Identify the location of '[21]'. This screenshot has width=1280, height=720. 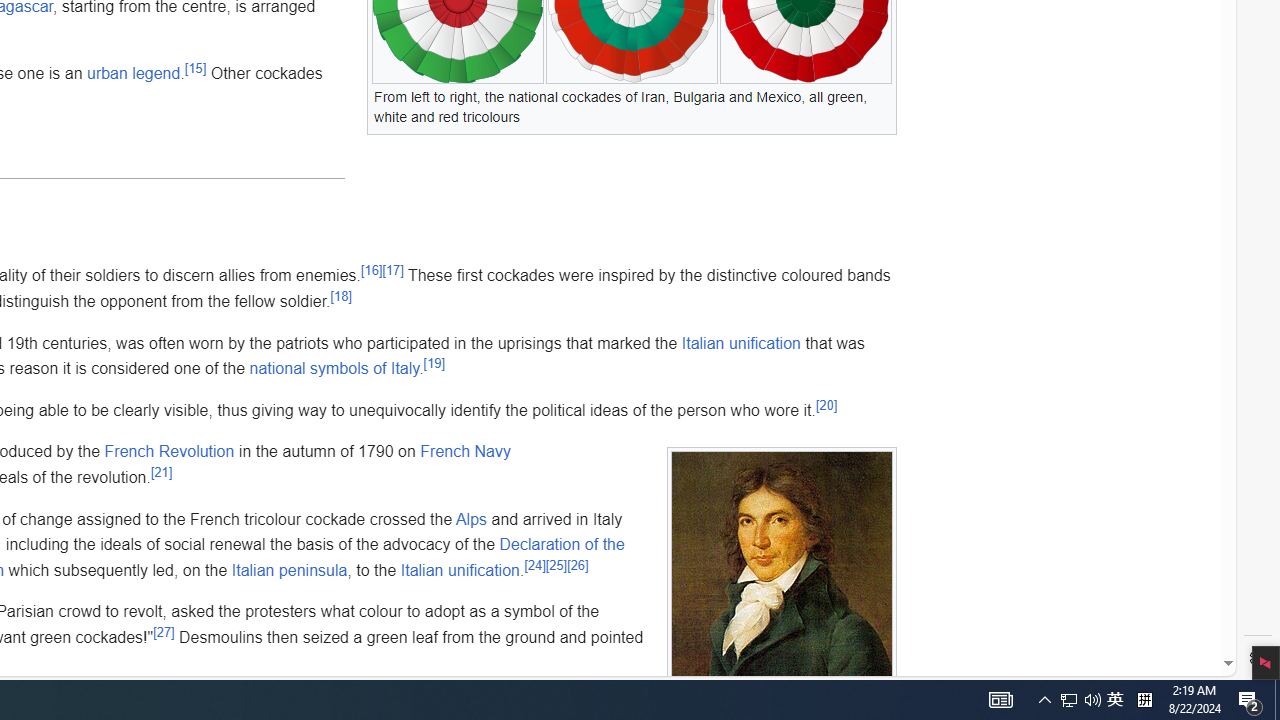
(161, 471).